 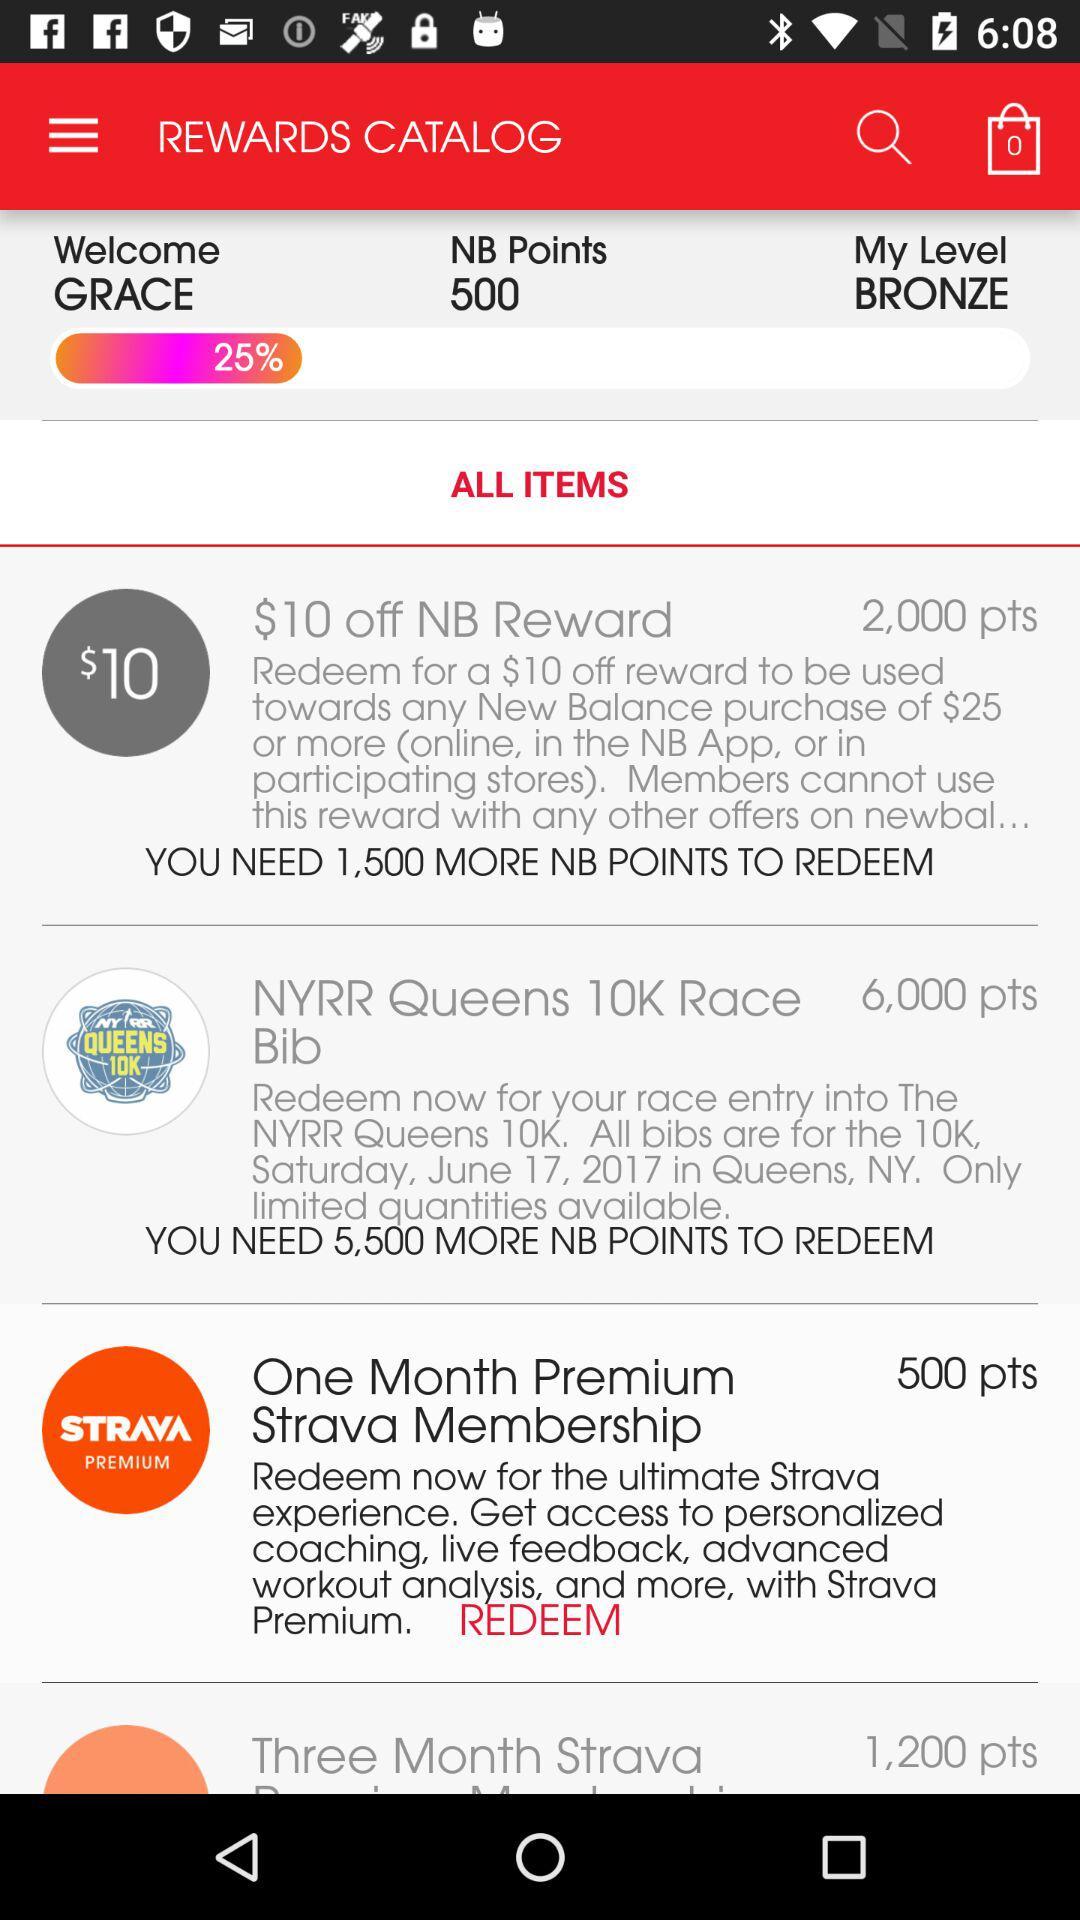 I want to click on the app to the right of the rewards catalog, so click(x=883, y=135).